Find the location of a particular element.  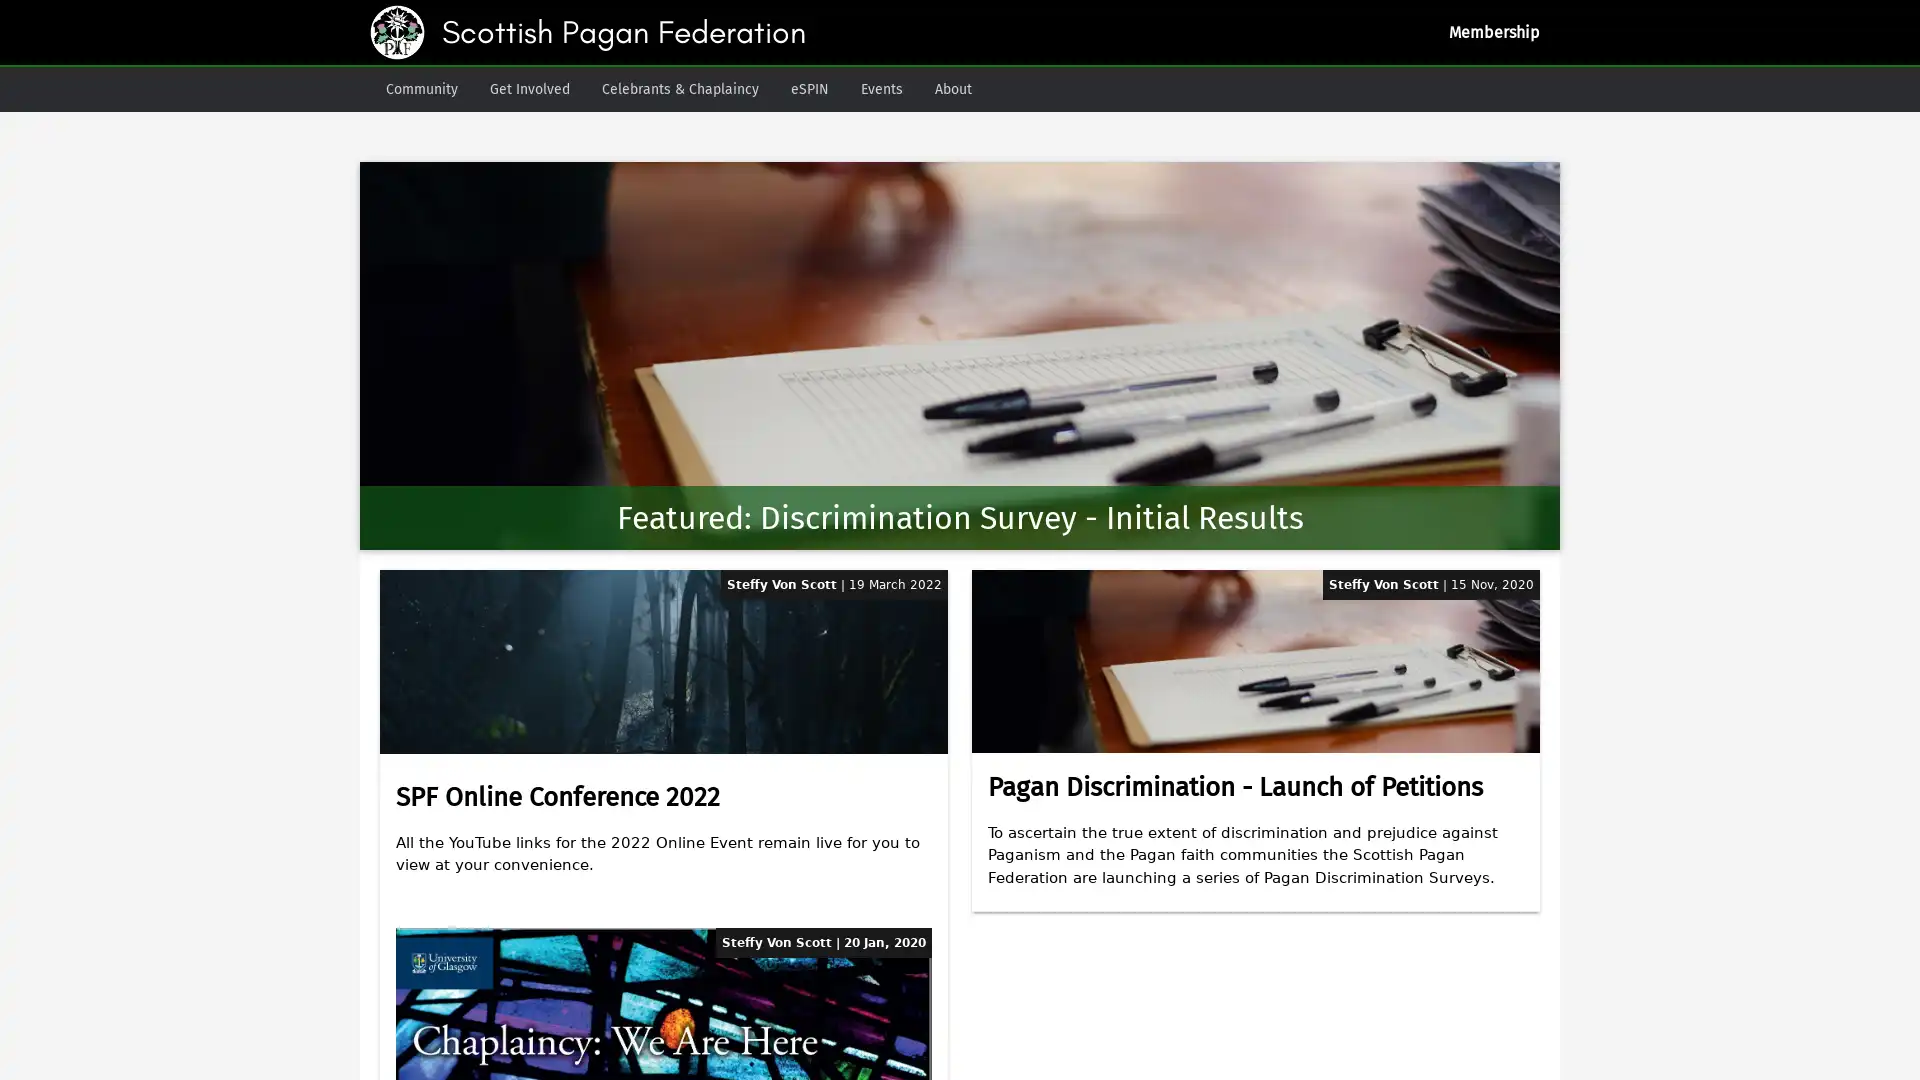

Celebrants & Chaplaincy is located at coordinates (680, 88).